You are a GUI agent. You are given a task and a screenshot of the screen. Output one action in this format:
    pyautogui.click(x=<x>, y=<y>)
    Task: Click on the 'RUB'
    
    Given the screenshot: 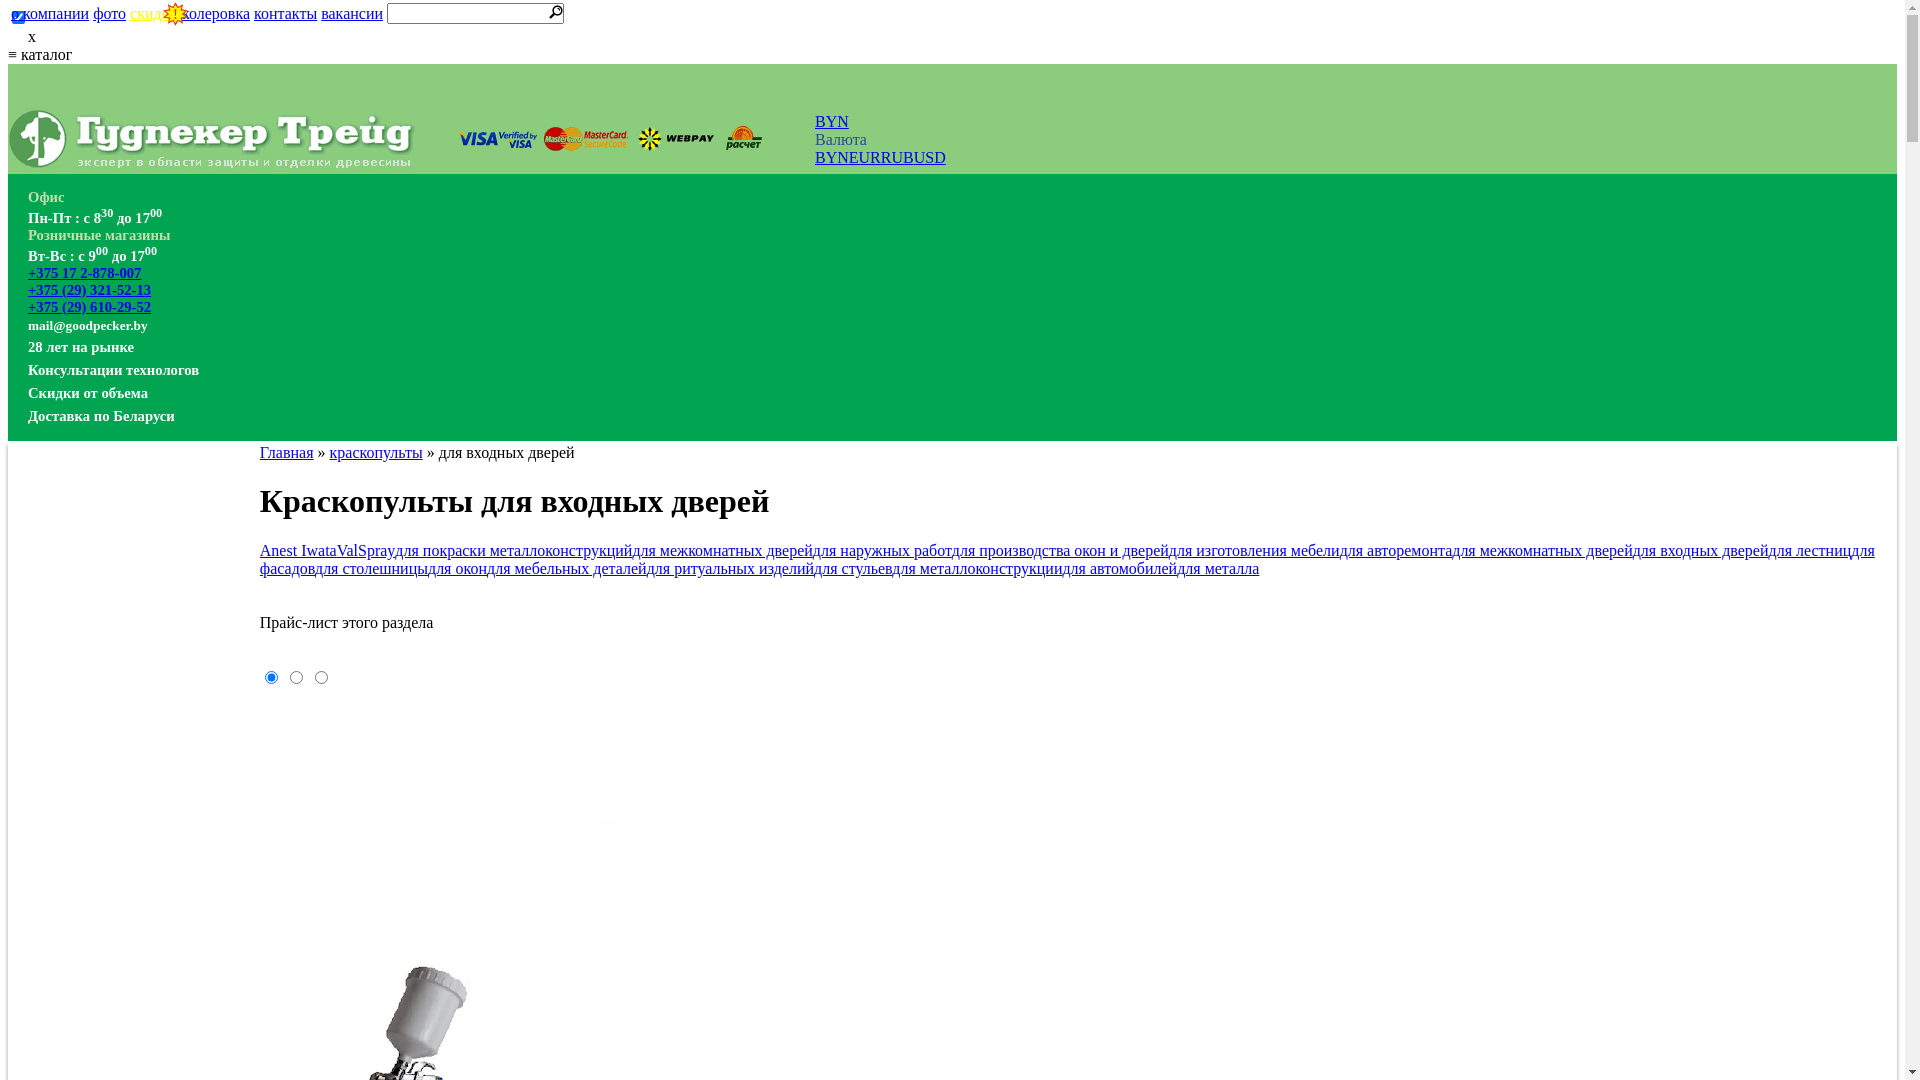 What is the action you would take?
    pyautogui.click(x=880, y=156)
    